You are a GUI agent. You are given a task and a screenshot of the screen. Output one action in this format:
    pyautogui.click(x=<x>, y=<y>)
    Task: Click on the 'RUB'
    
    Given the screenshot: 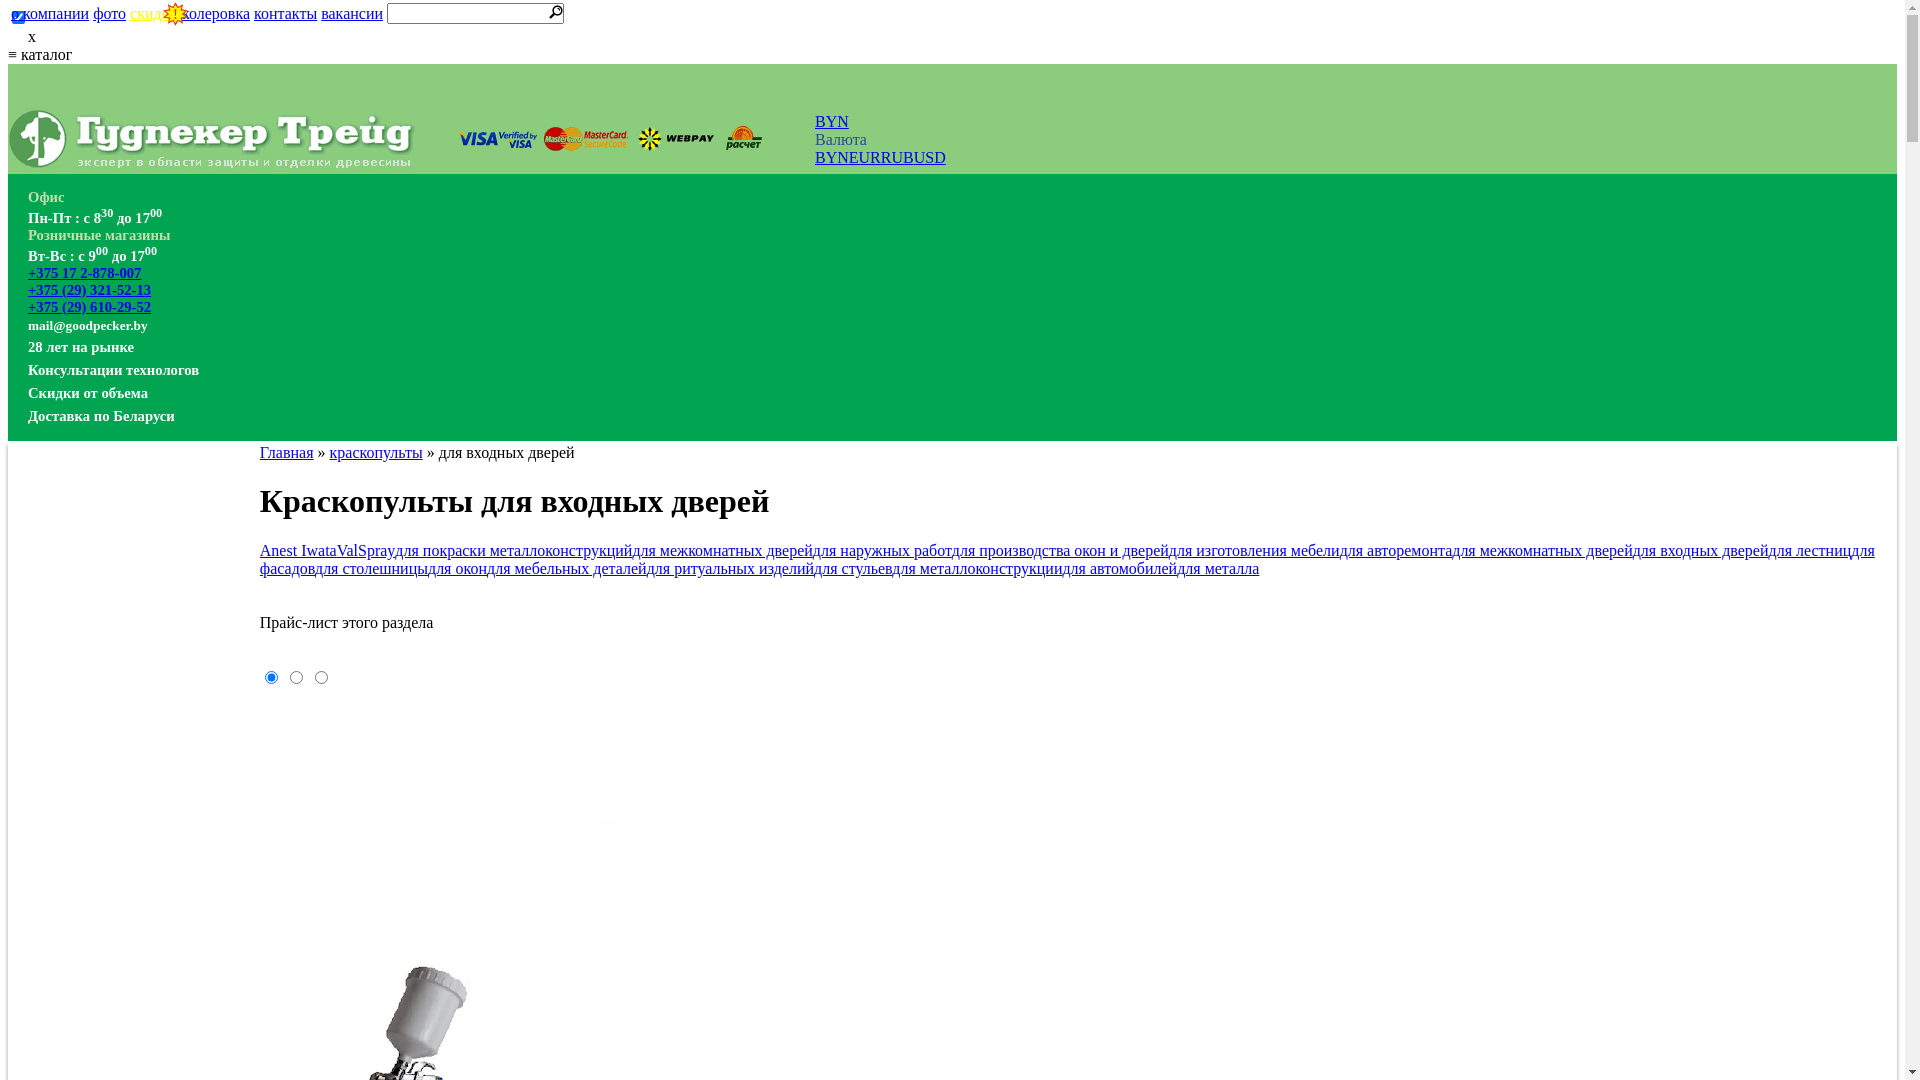 What is the action you would take?
    pyautogui.click(x=880, y=156)
    